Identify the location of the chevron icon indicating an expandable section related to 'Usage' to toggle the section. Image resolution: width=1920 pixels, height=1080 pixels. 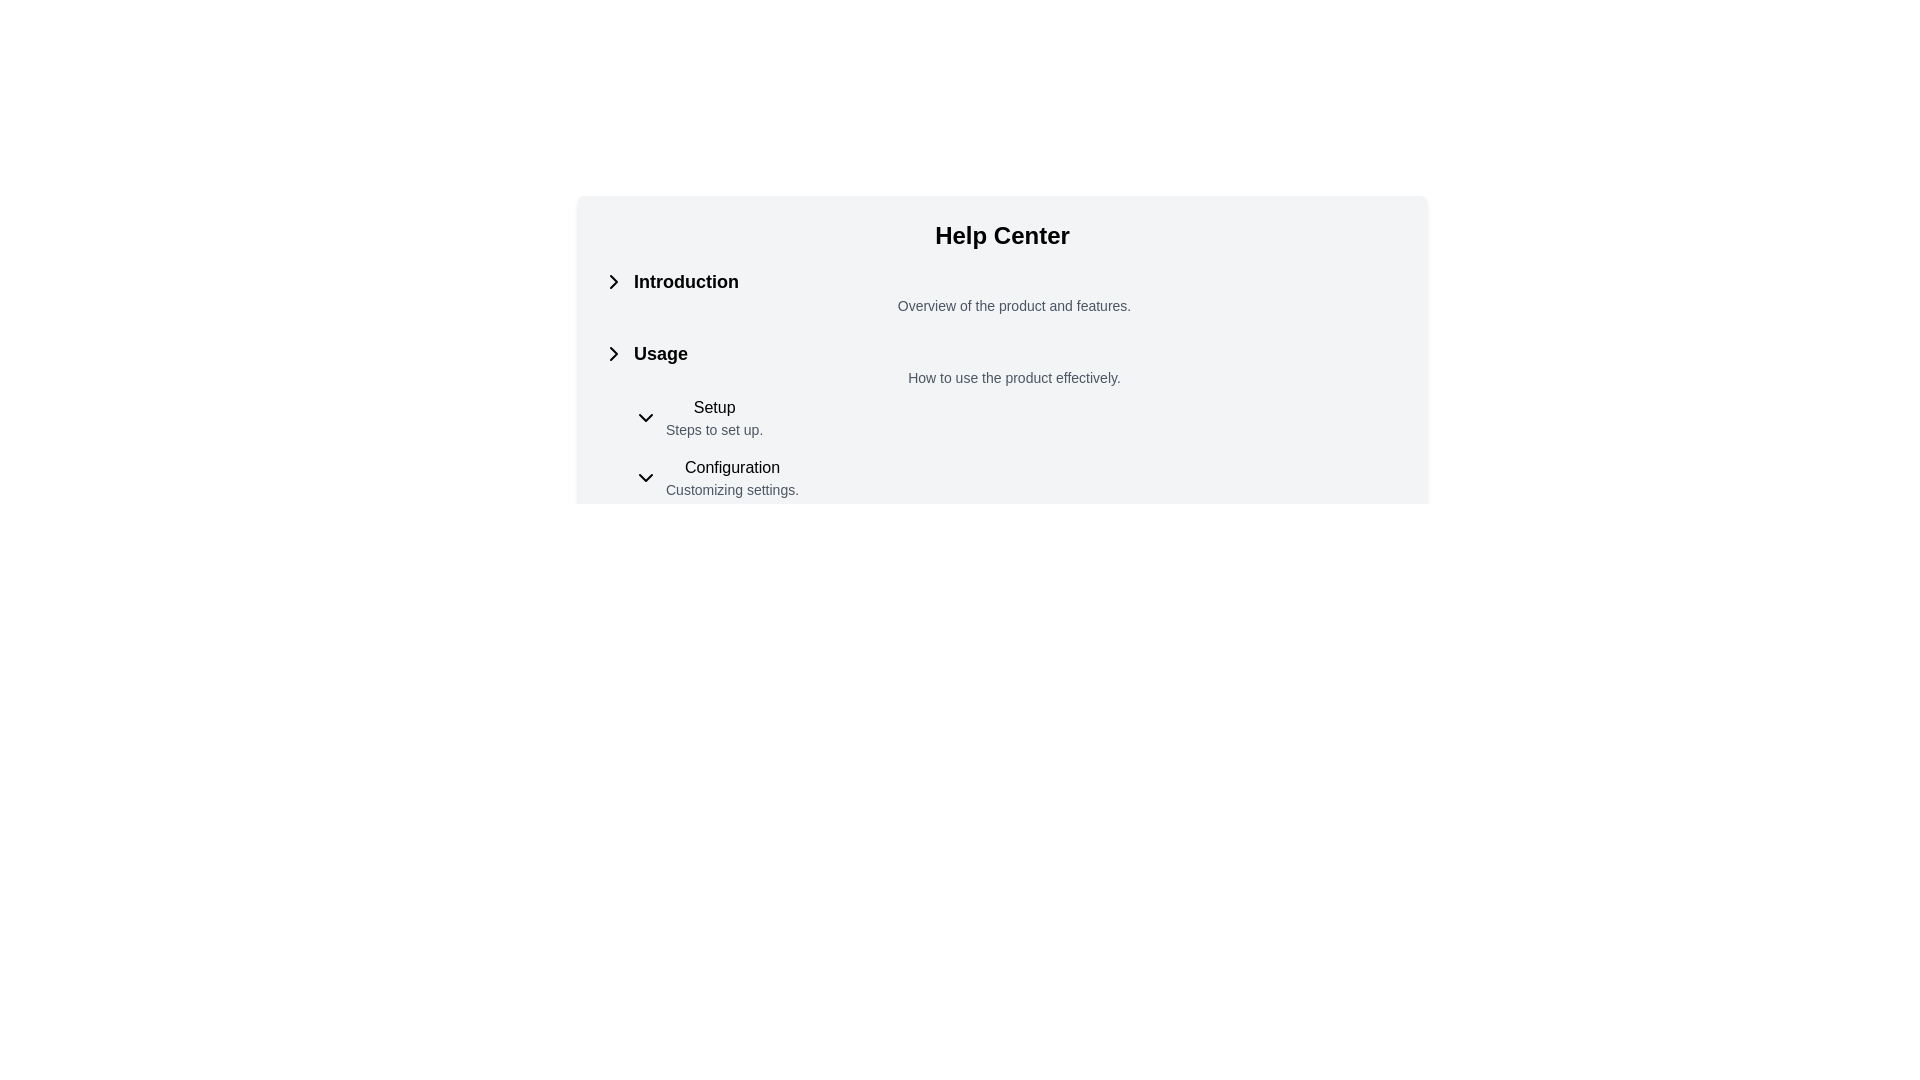
(613, 353).